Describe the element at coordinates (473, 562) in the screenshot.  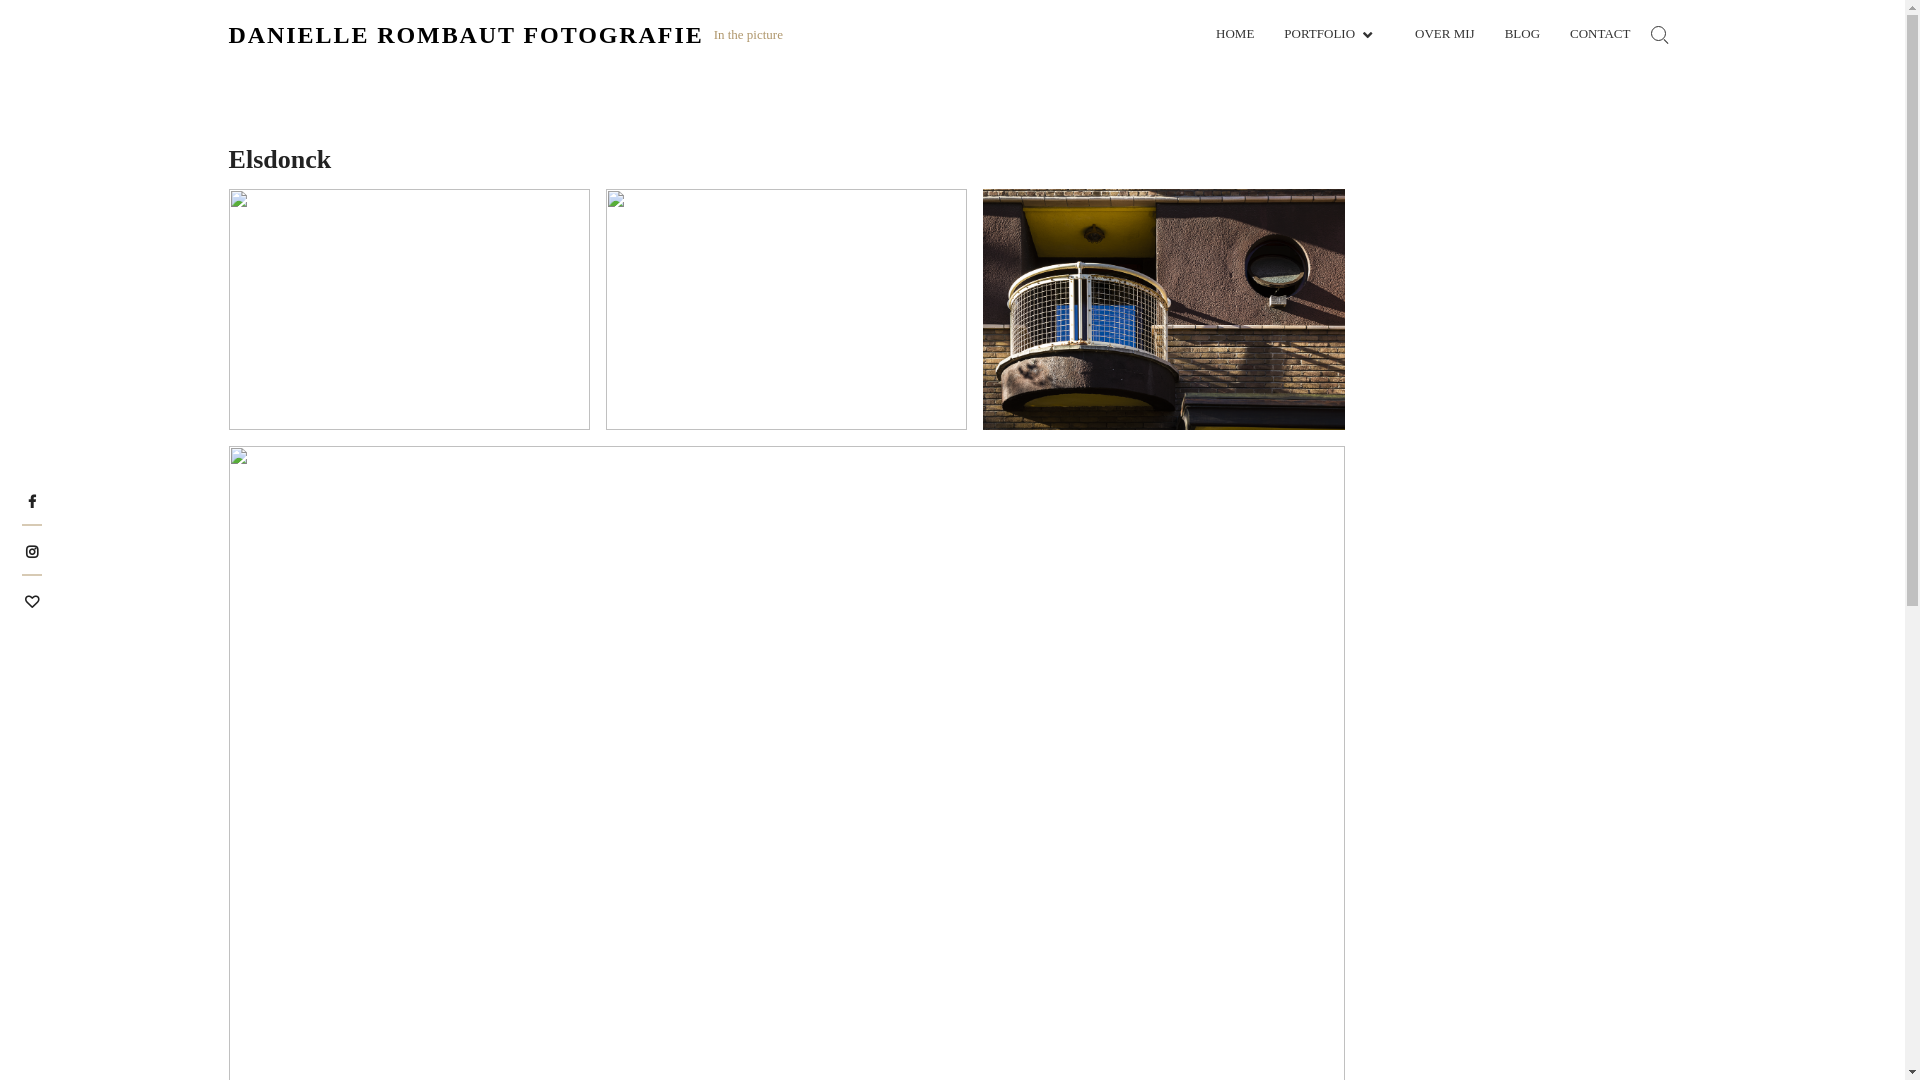
I see `'Search'` at that location.